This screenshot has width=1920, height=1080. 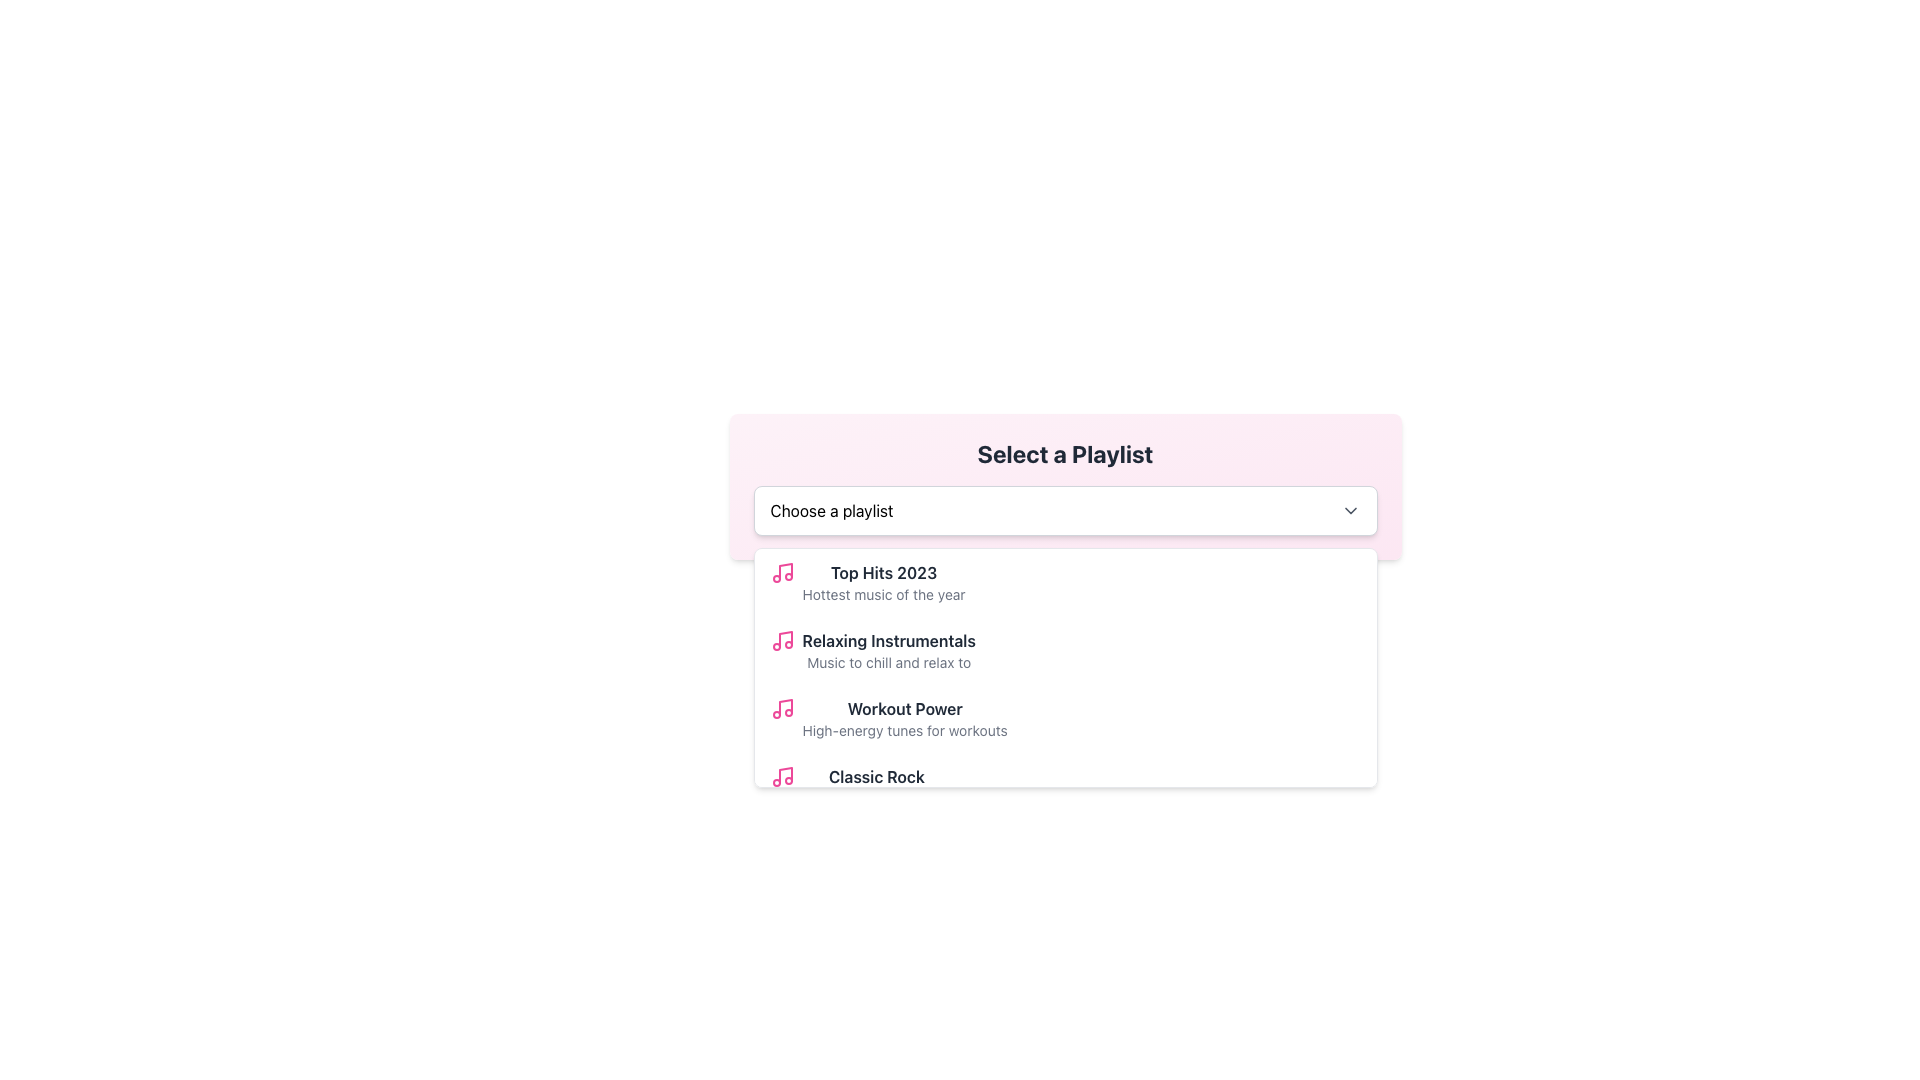 What do you see at coordinates (876, 775) in the screenshot?
I see `the 'Classic Rock' playlist option in the dropdown list located at the bottom of the modal panel` at bounding box center [876, 775].